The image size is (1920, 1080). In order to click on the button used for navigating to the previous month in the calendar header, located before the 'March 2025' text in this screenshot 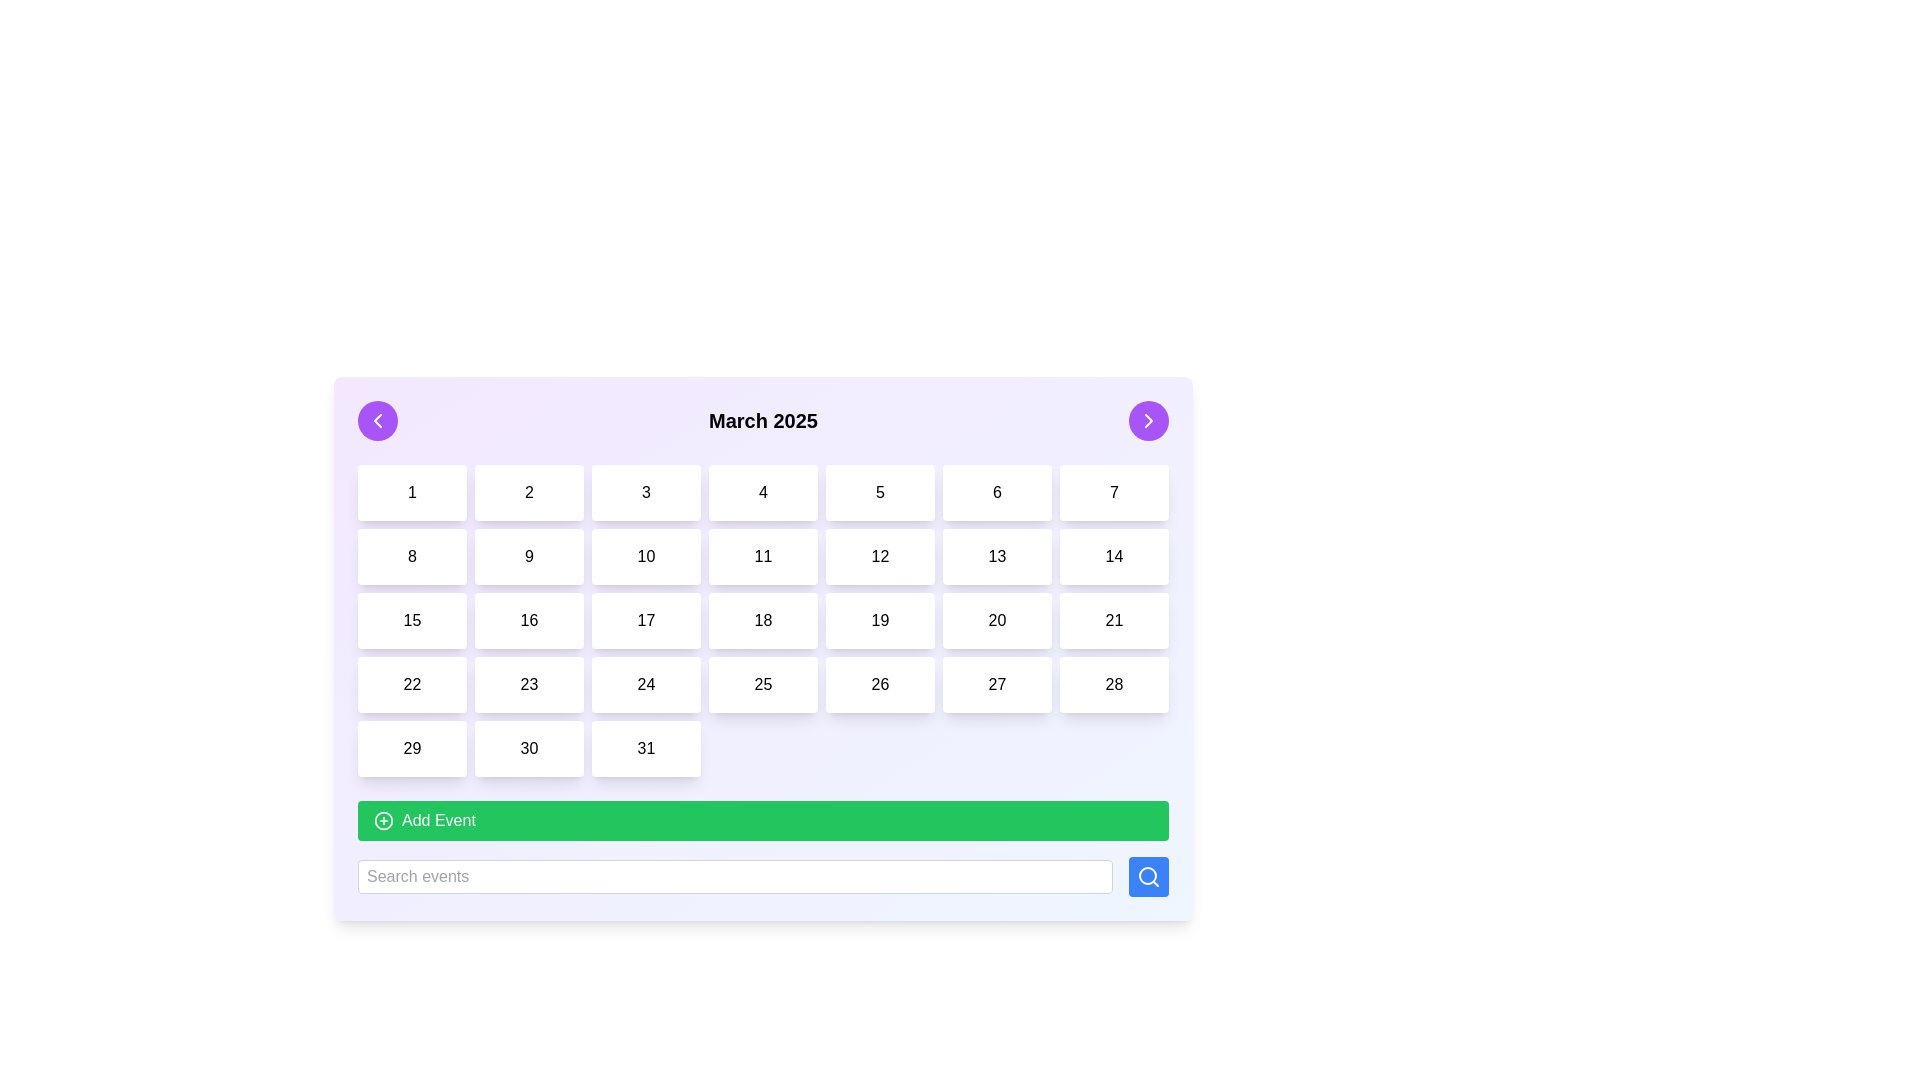, I will do `click(378, 419)`.